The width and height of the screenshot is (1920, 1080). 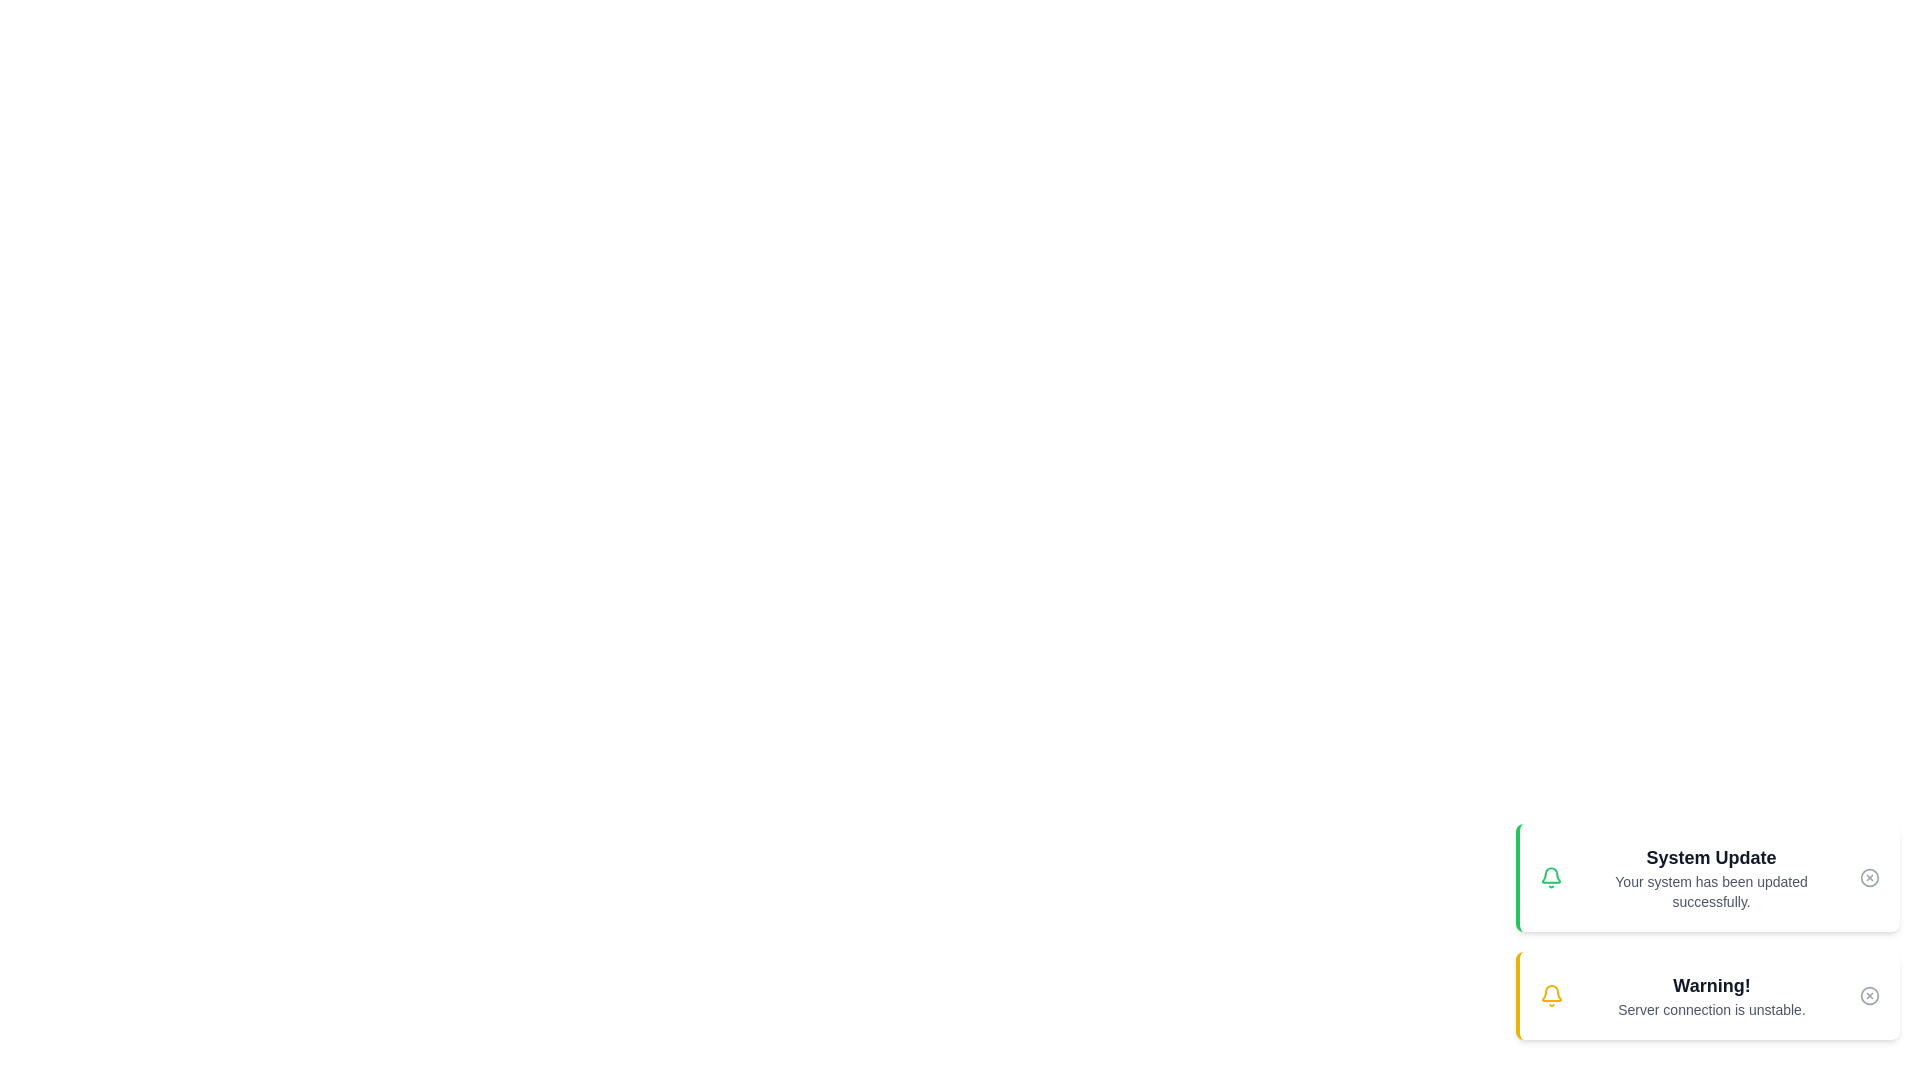 I want to click on the notification icon to reveal the tooltip, so click(x=1549, y=877).